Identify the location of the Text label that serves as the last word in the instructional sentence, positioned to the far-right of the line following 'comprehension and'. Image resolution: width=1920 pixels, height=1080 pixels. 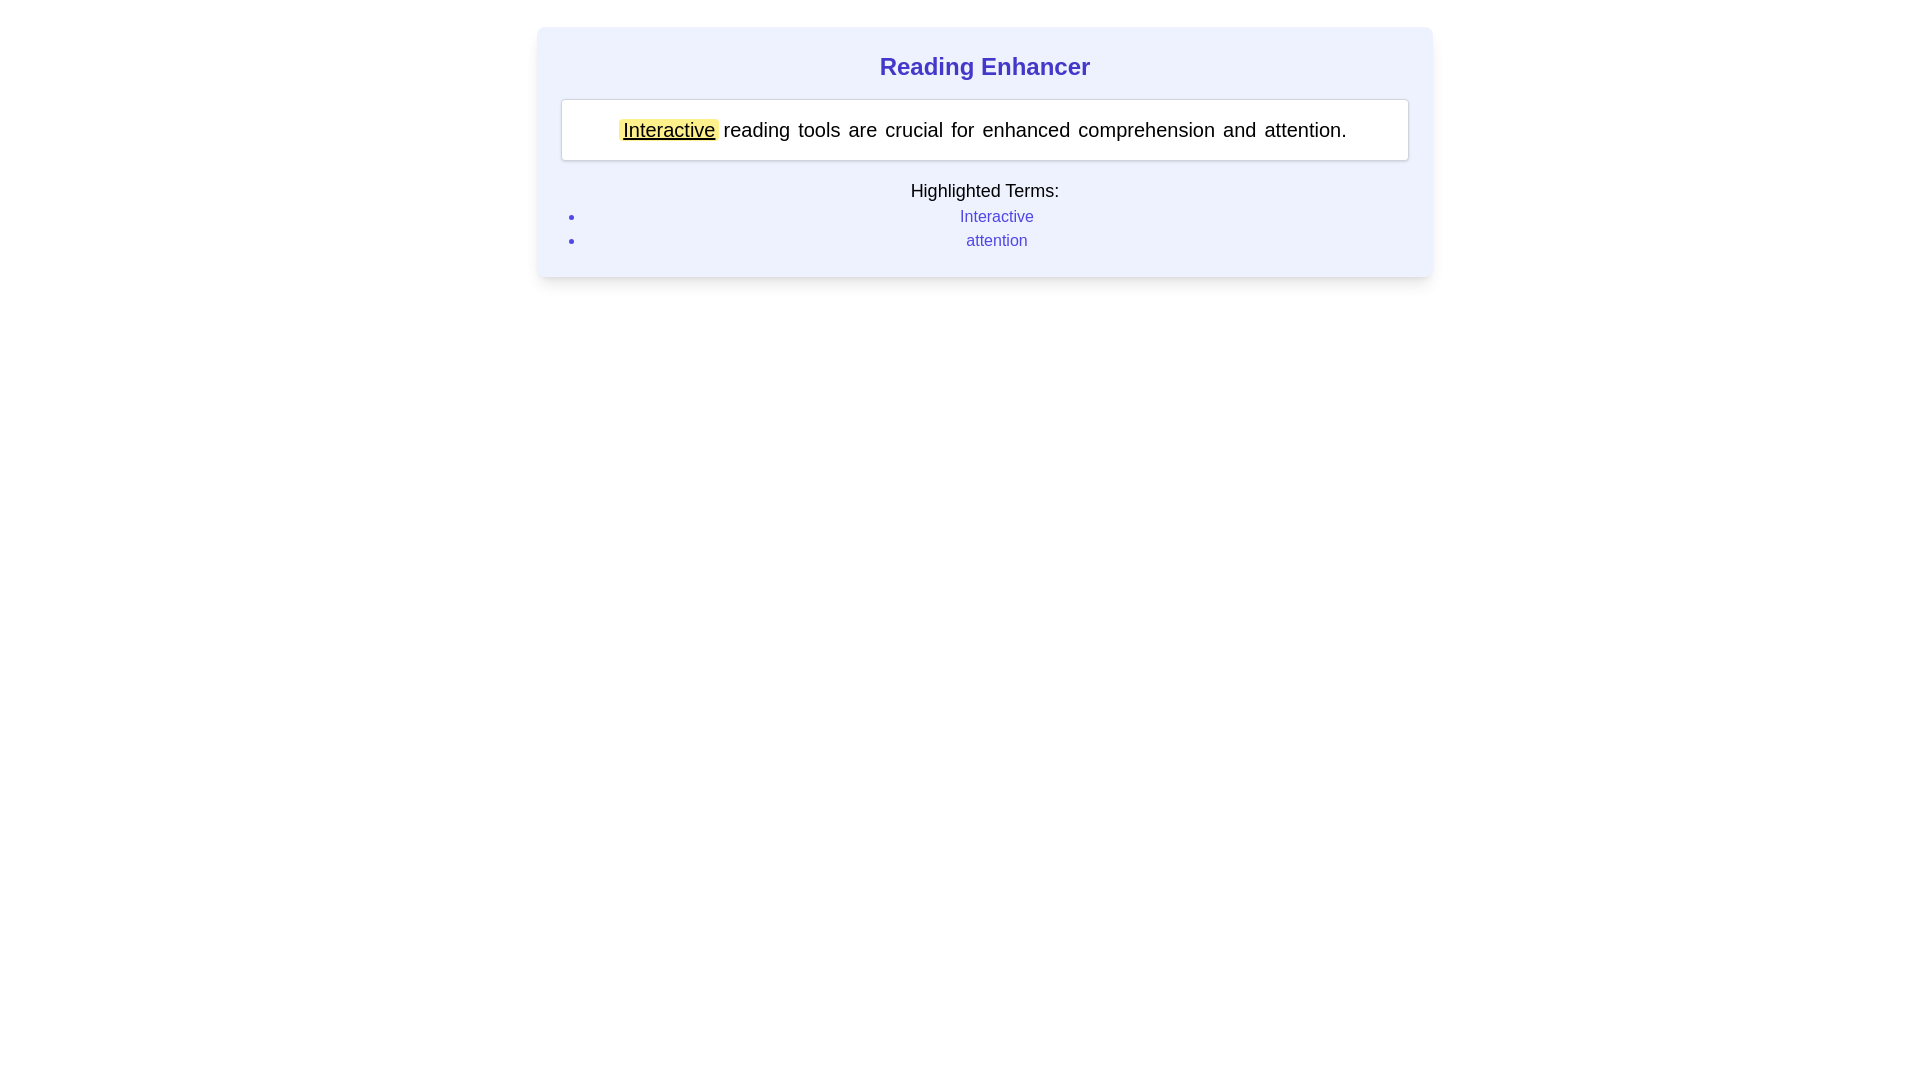
(1305, 130).